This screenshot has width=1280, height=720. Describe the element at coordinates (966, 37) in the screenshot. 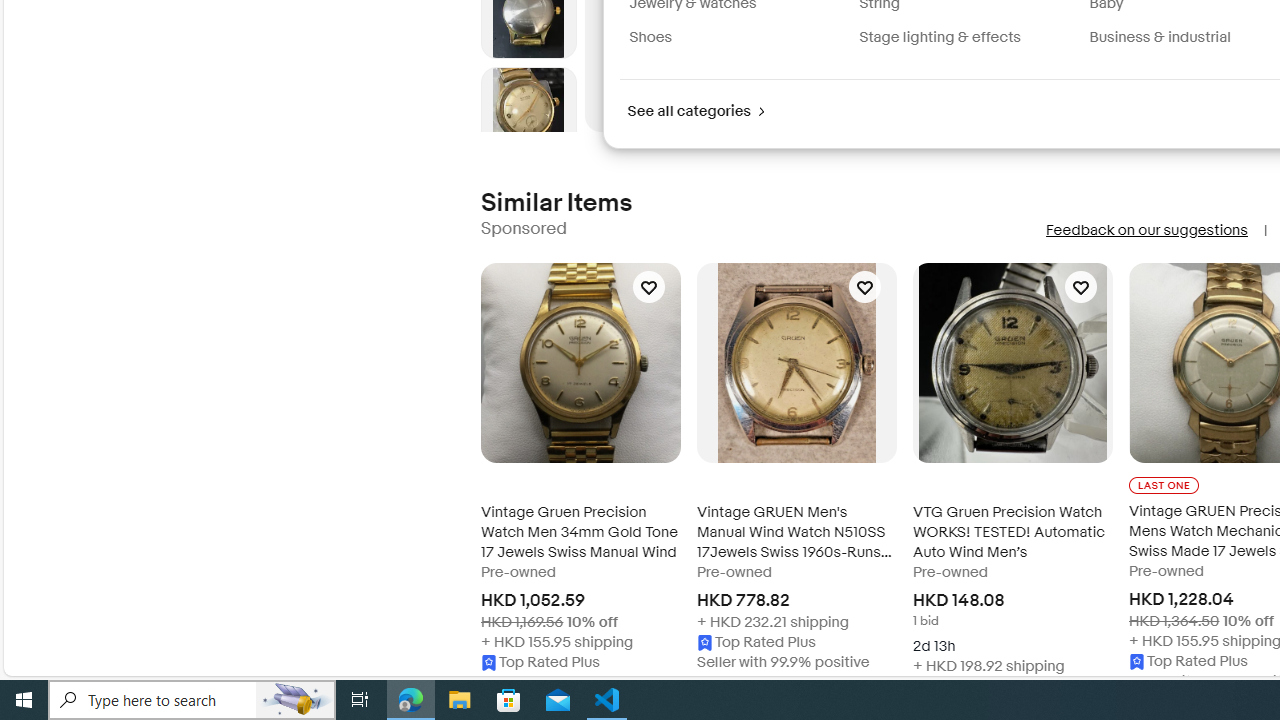

I see `'Stage lighting & effects'` at that location.